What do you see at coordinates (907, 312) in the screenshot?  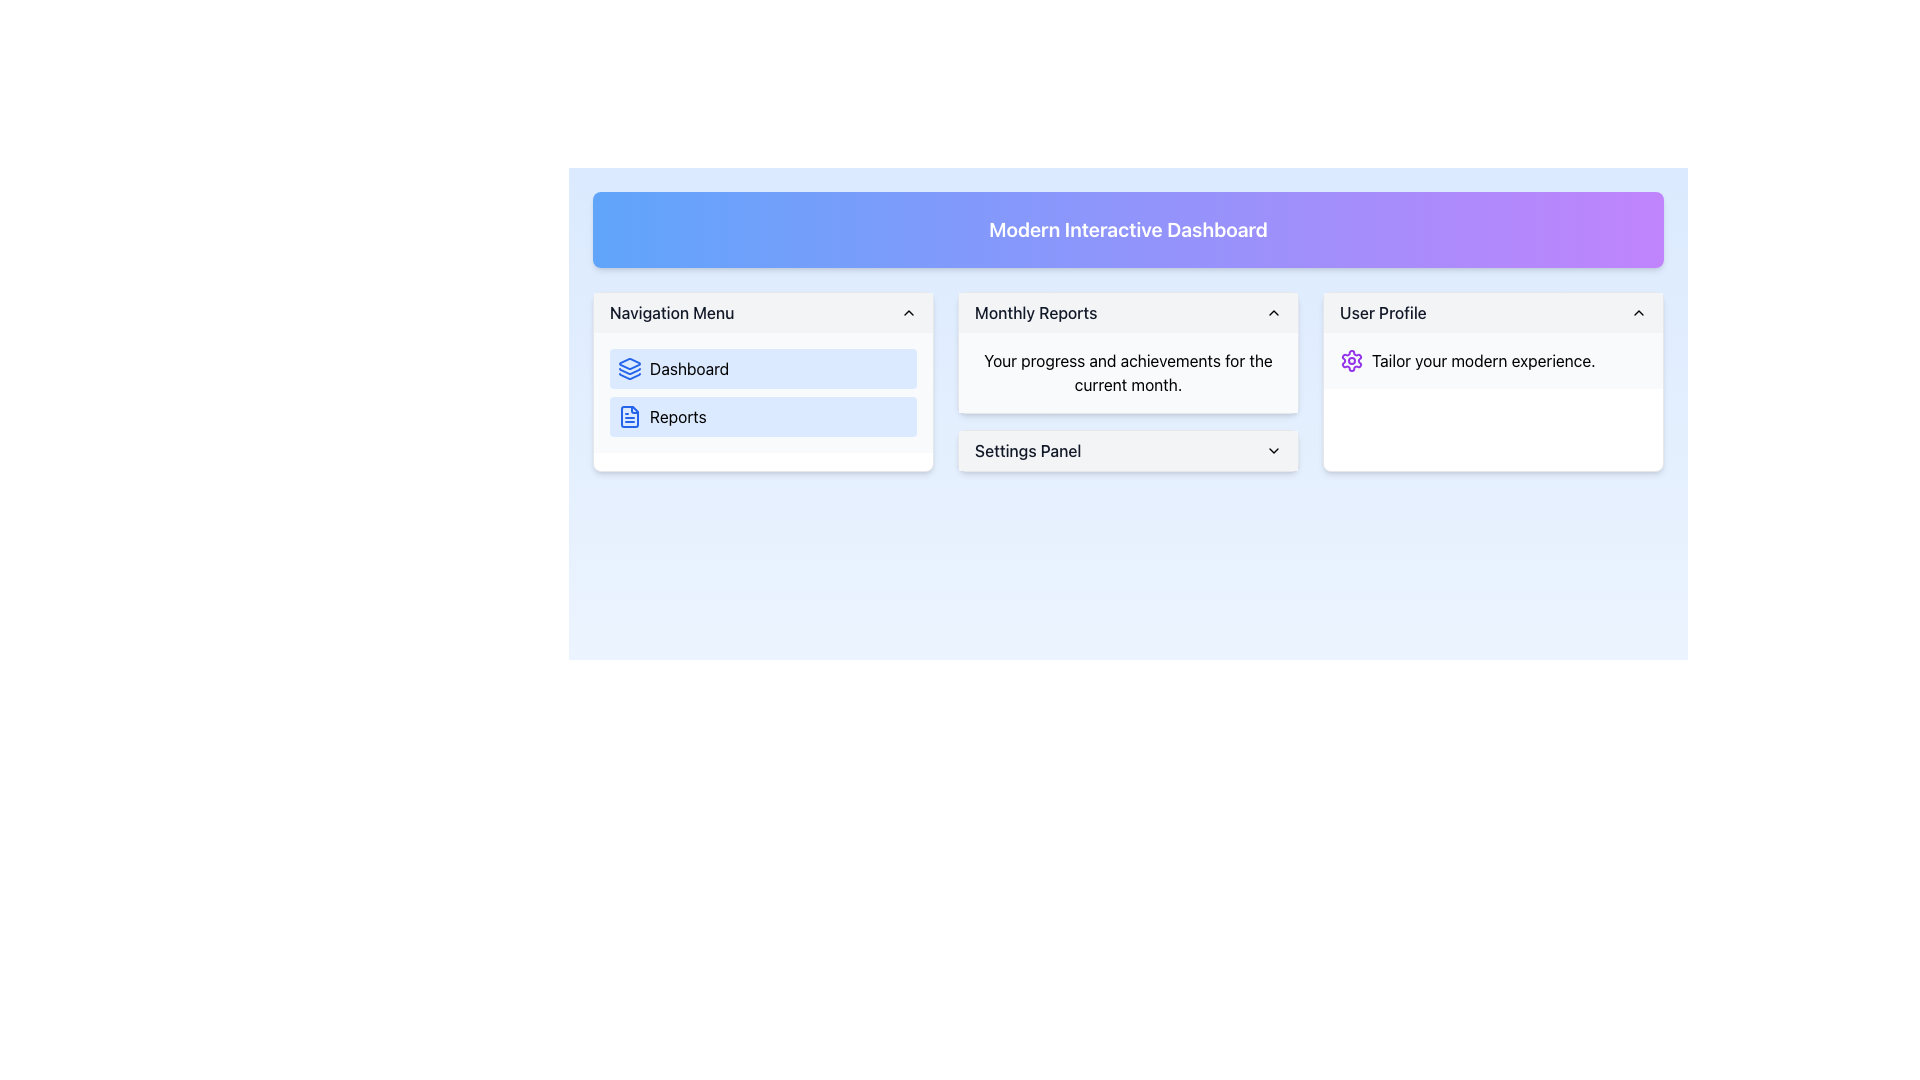 I see `the toggle icon for the 'Navigation Menu'` at bounding box center [907, 312].